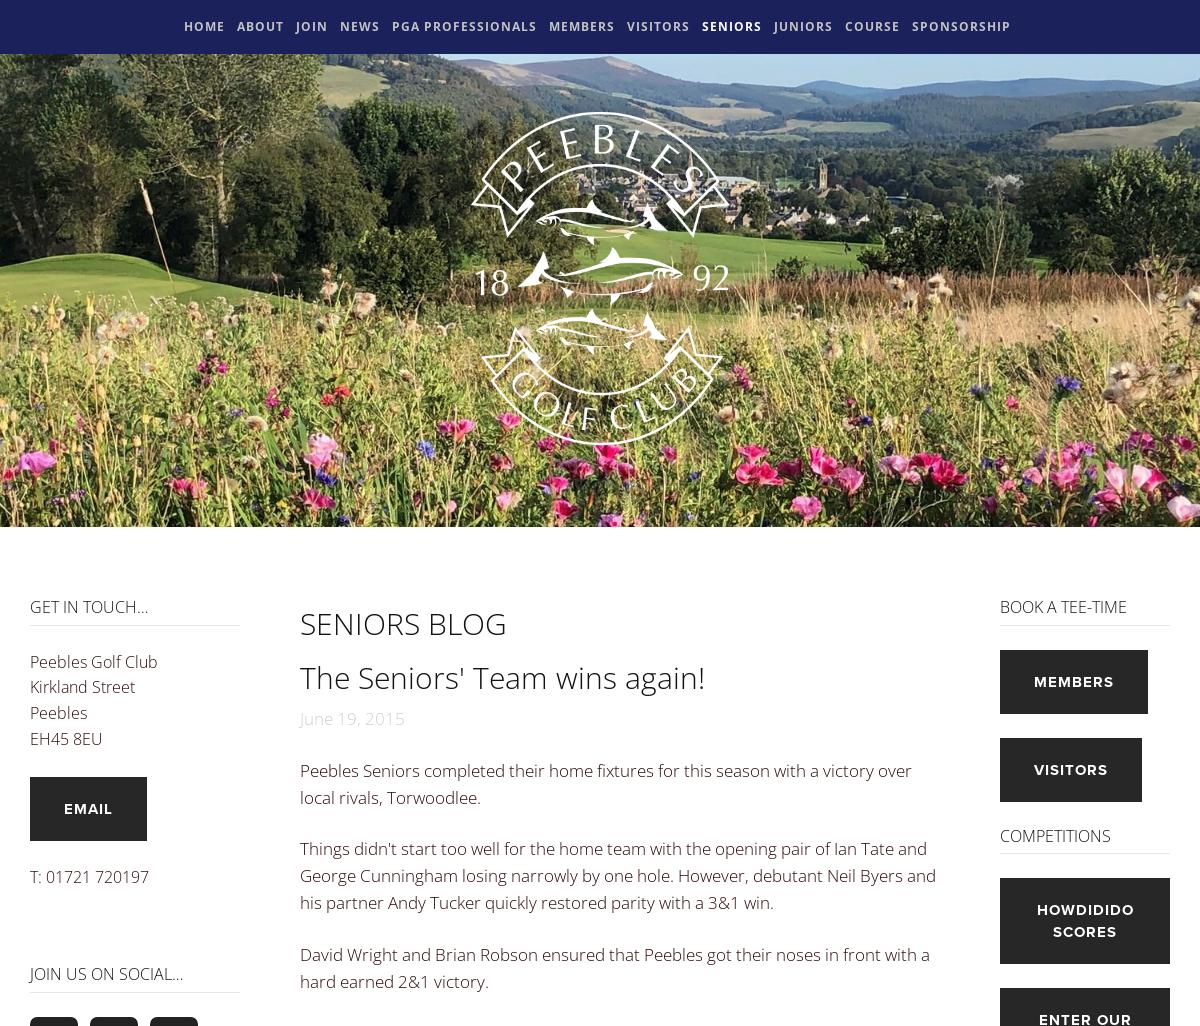 Image resolution: width=1200 pixels, height=1026 pixels. Describe the element at coordinates (615, 967) in the screenshot. I see `'David Wright and Brian Robson ensured that Peebles got their noses in front with a hard earned 2&1 victory.'` at that location.